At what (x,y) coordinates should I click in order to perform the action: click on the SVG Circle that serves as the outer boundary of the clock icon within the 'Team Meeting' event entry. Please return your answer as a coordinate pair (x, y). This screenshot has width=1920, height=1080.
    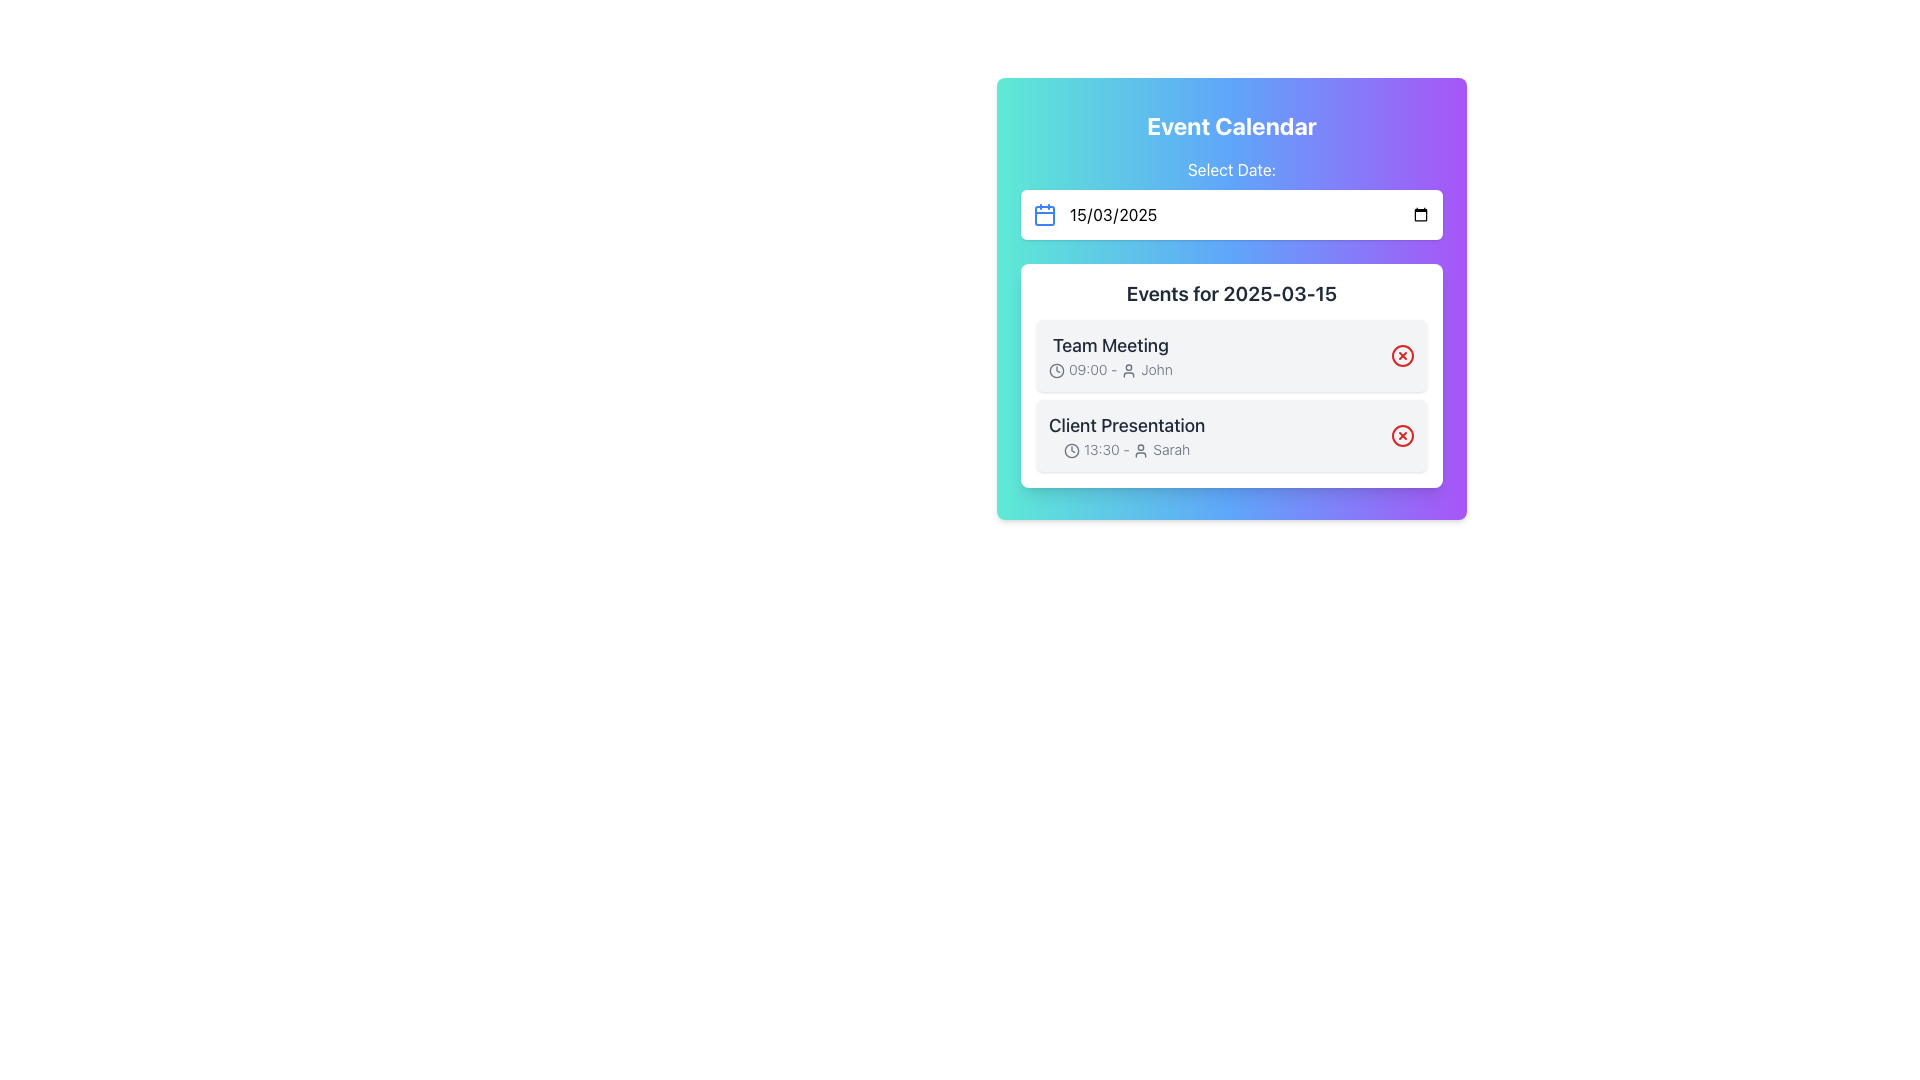
    Looking at the image, I should click on (1055, 370).